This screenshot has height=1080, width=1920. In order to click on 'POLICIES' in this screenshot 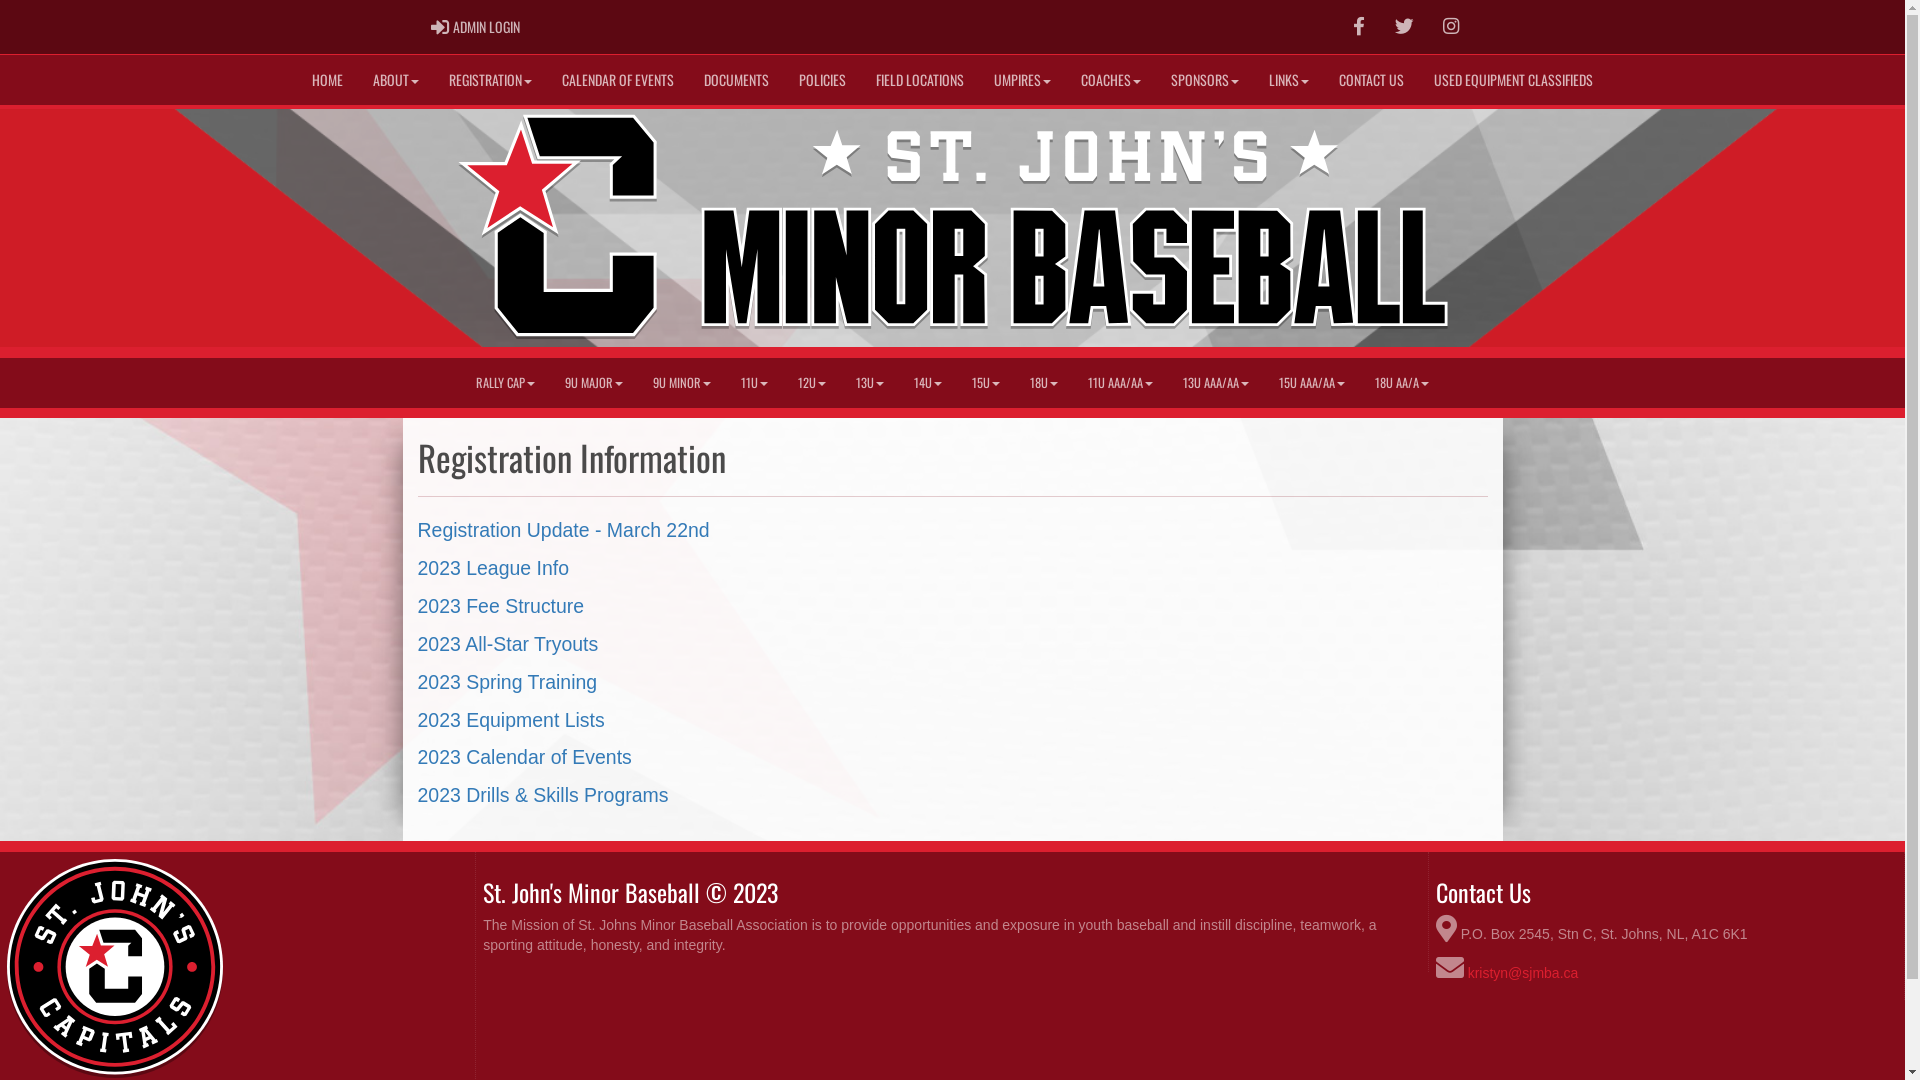, I will do `click(782, 79)`.